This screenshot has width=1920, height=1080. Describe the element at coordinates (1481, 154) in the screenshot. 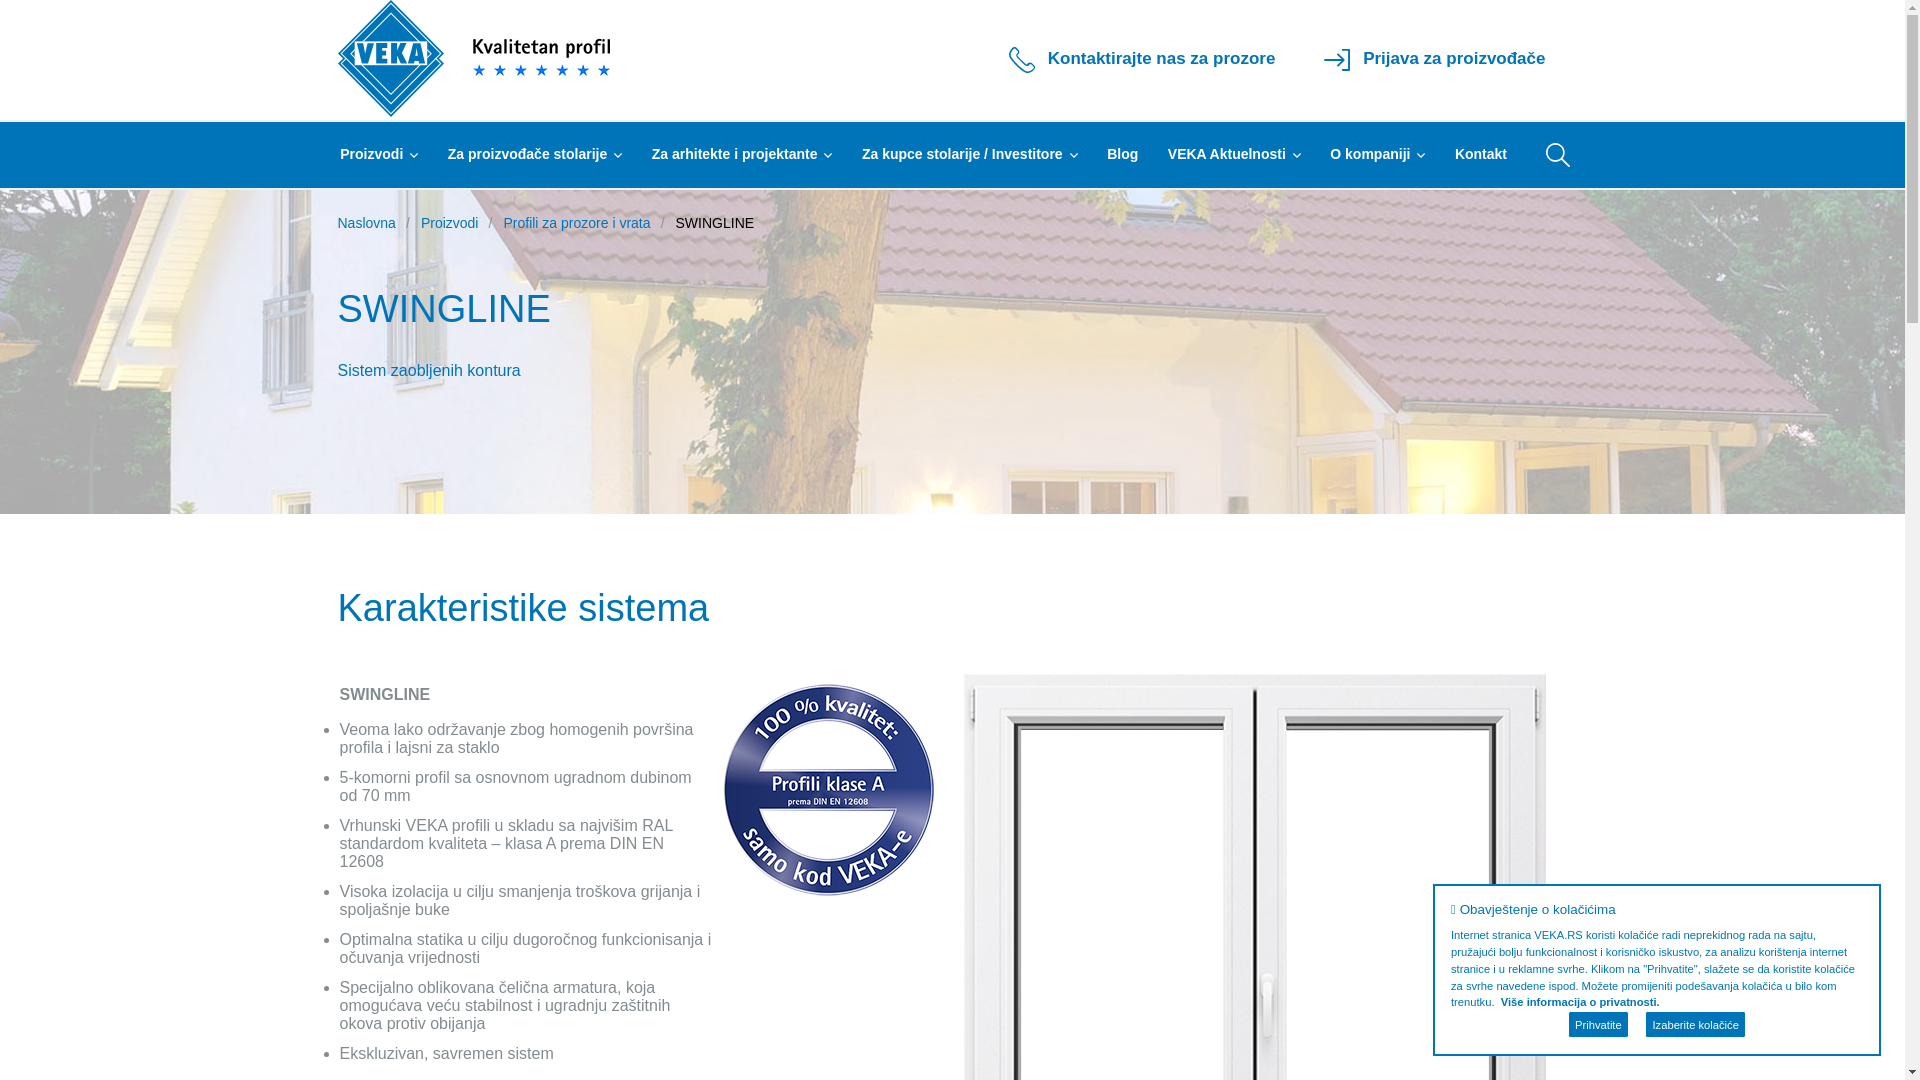

I see `'Kontakt'` at that location.